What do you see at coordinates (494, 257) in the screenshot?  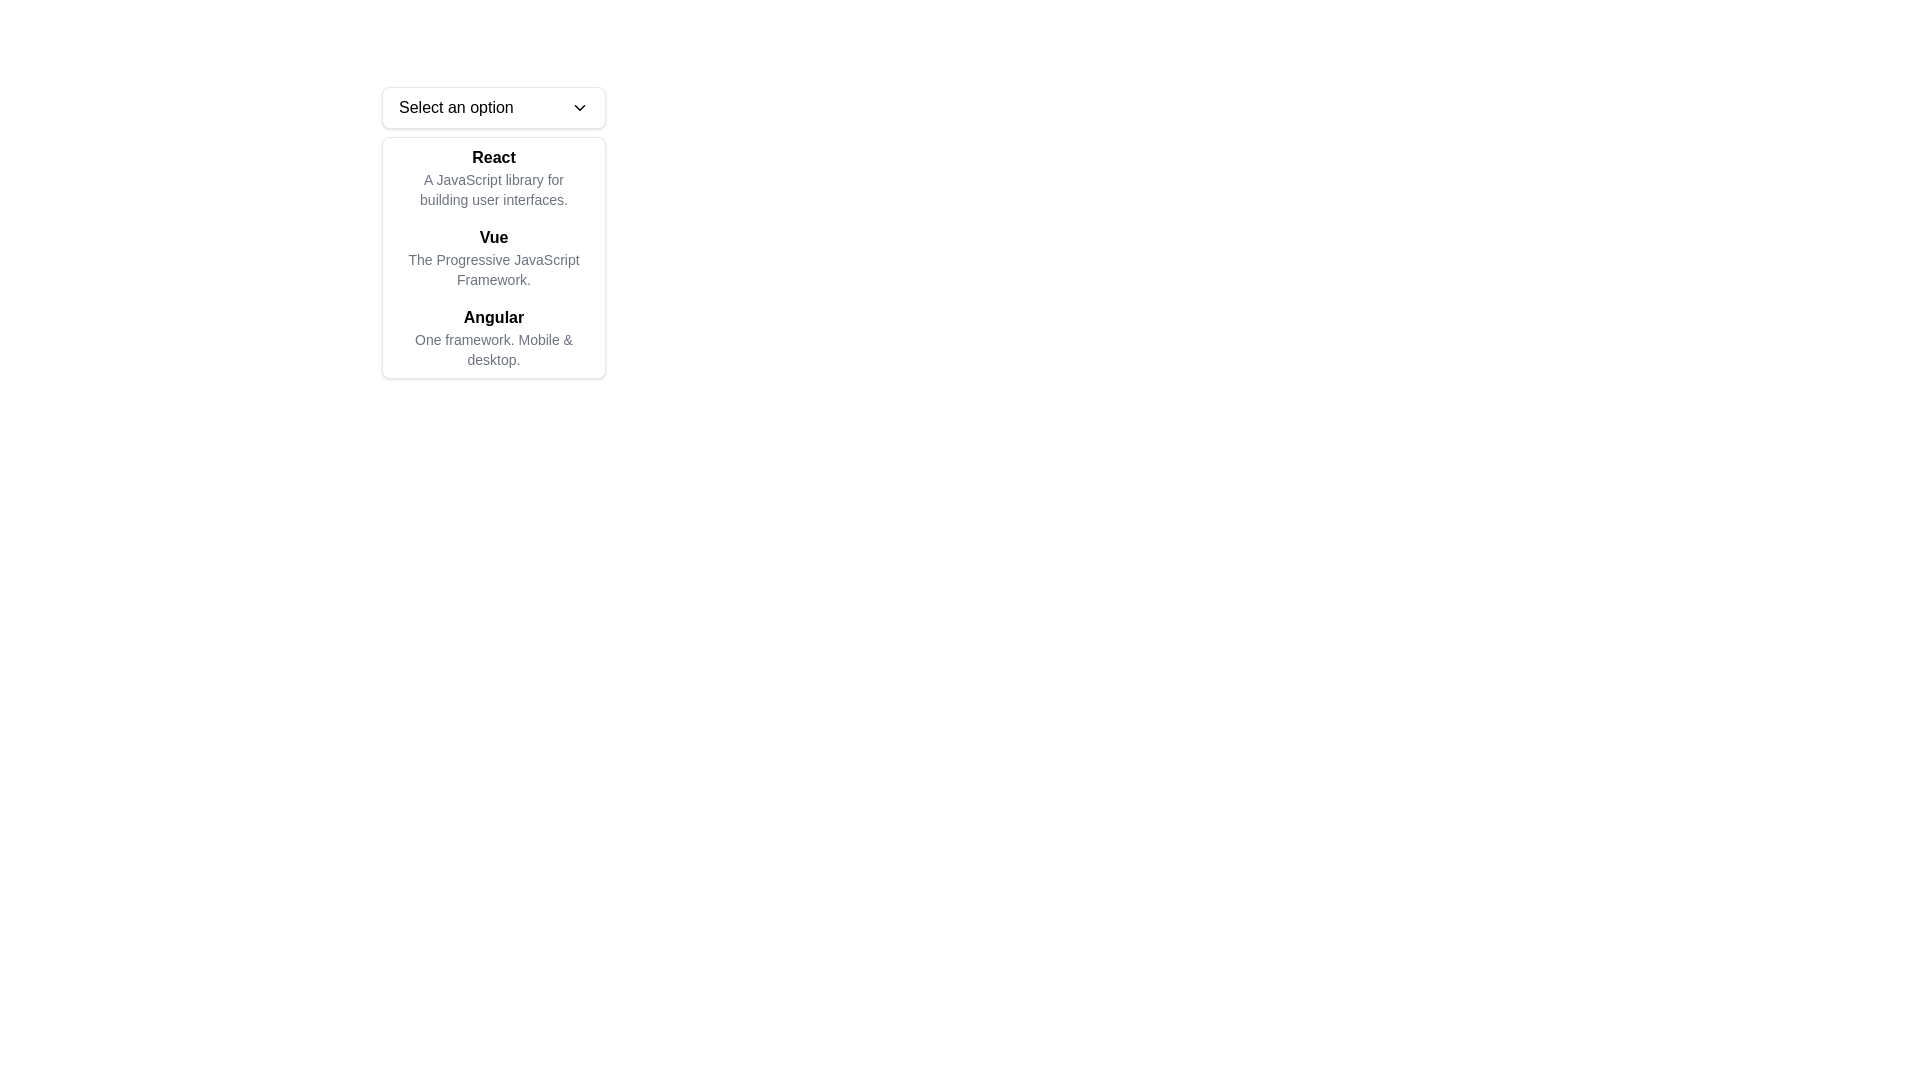 I see `the static text block displaying information about the JavaScript framework 'Vue', which is positioned below the 'React' option and above the 'Angular' option` at bounding box center [494, 257].